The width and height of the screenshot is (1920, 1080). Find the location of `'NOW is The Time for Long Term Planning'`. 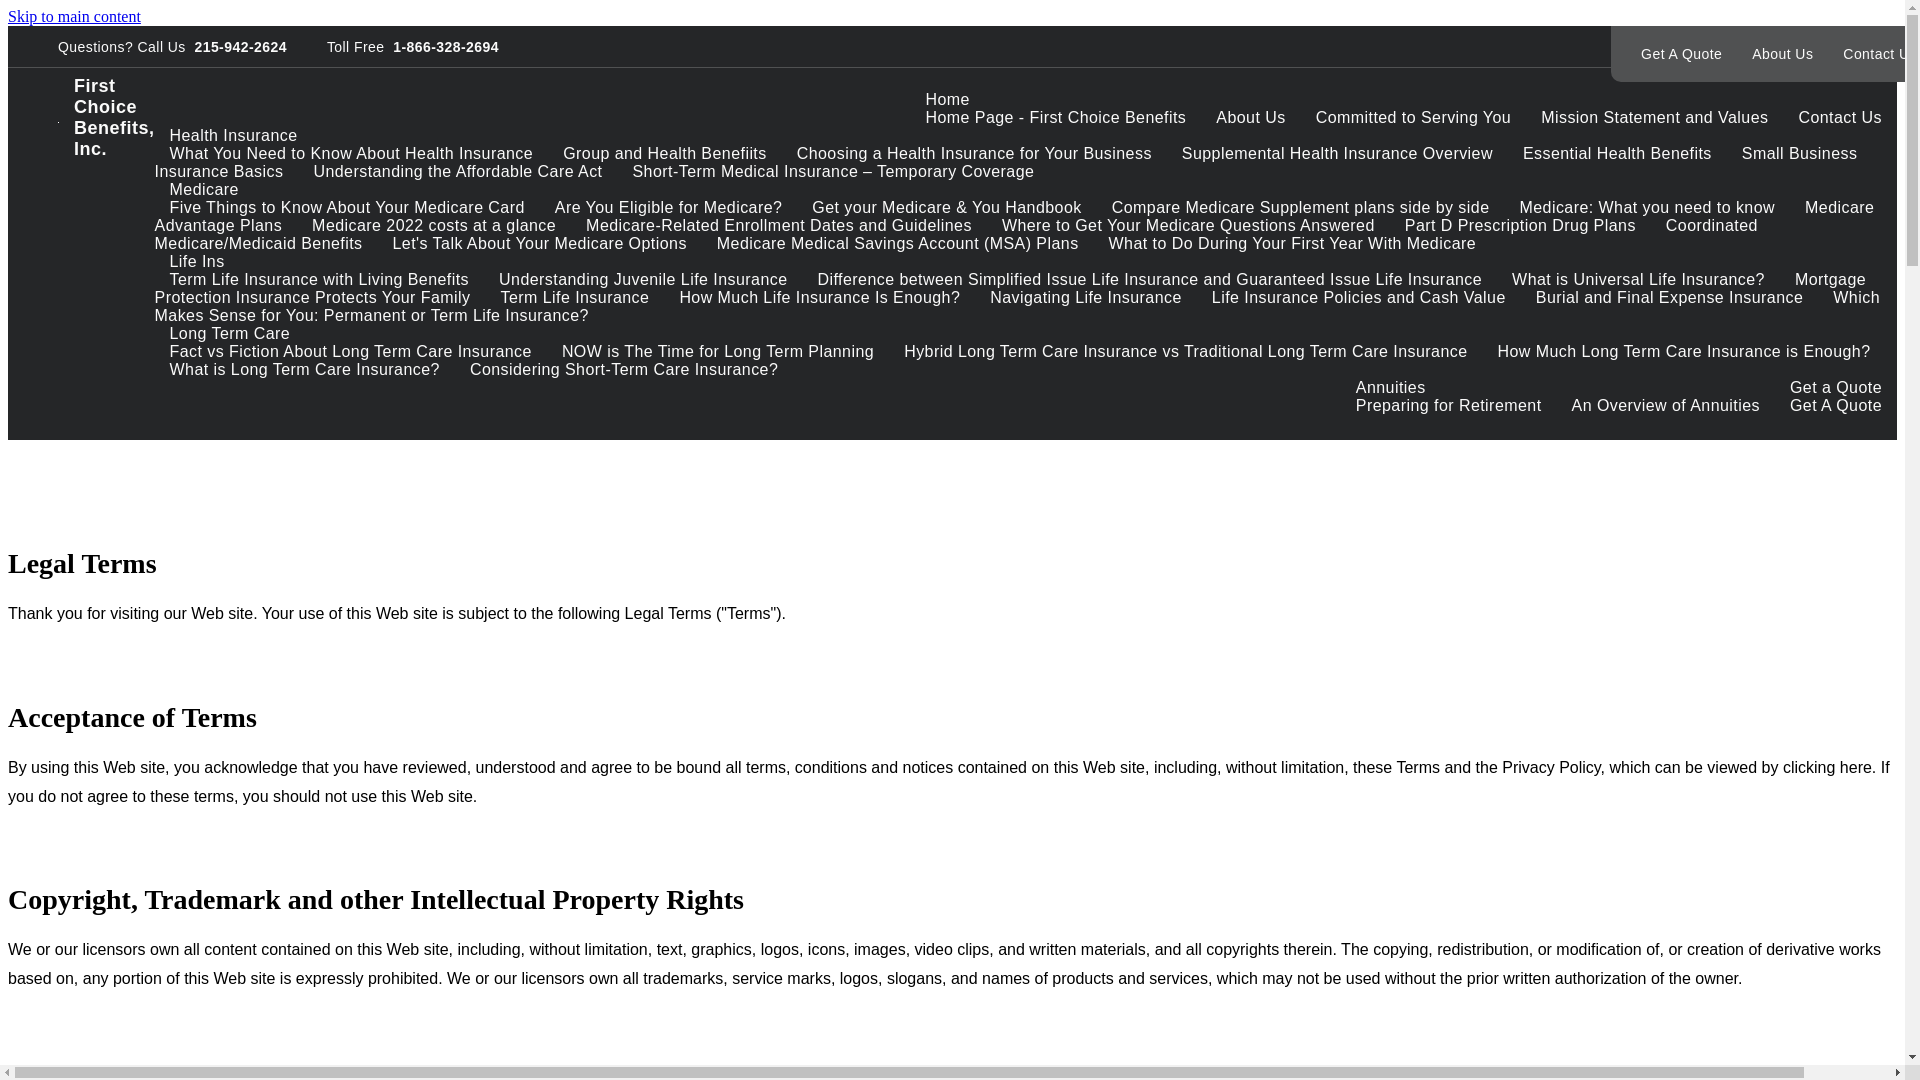

'NOW is The Time for Long Term Planning' is located at coordinates (718, 350).